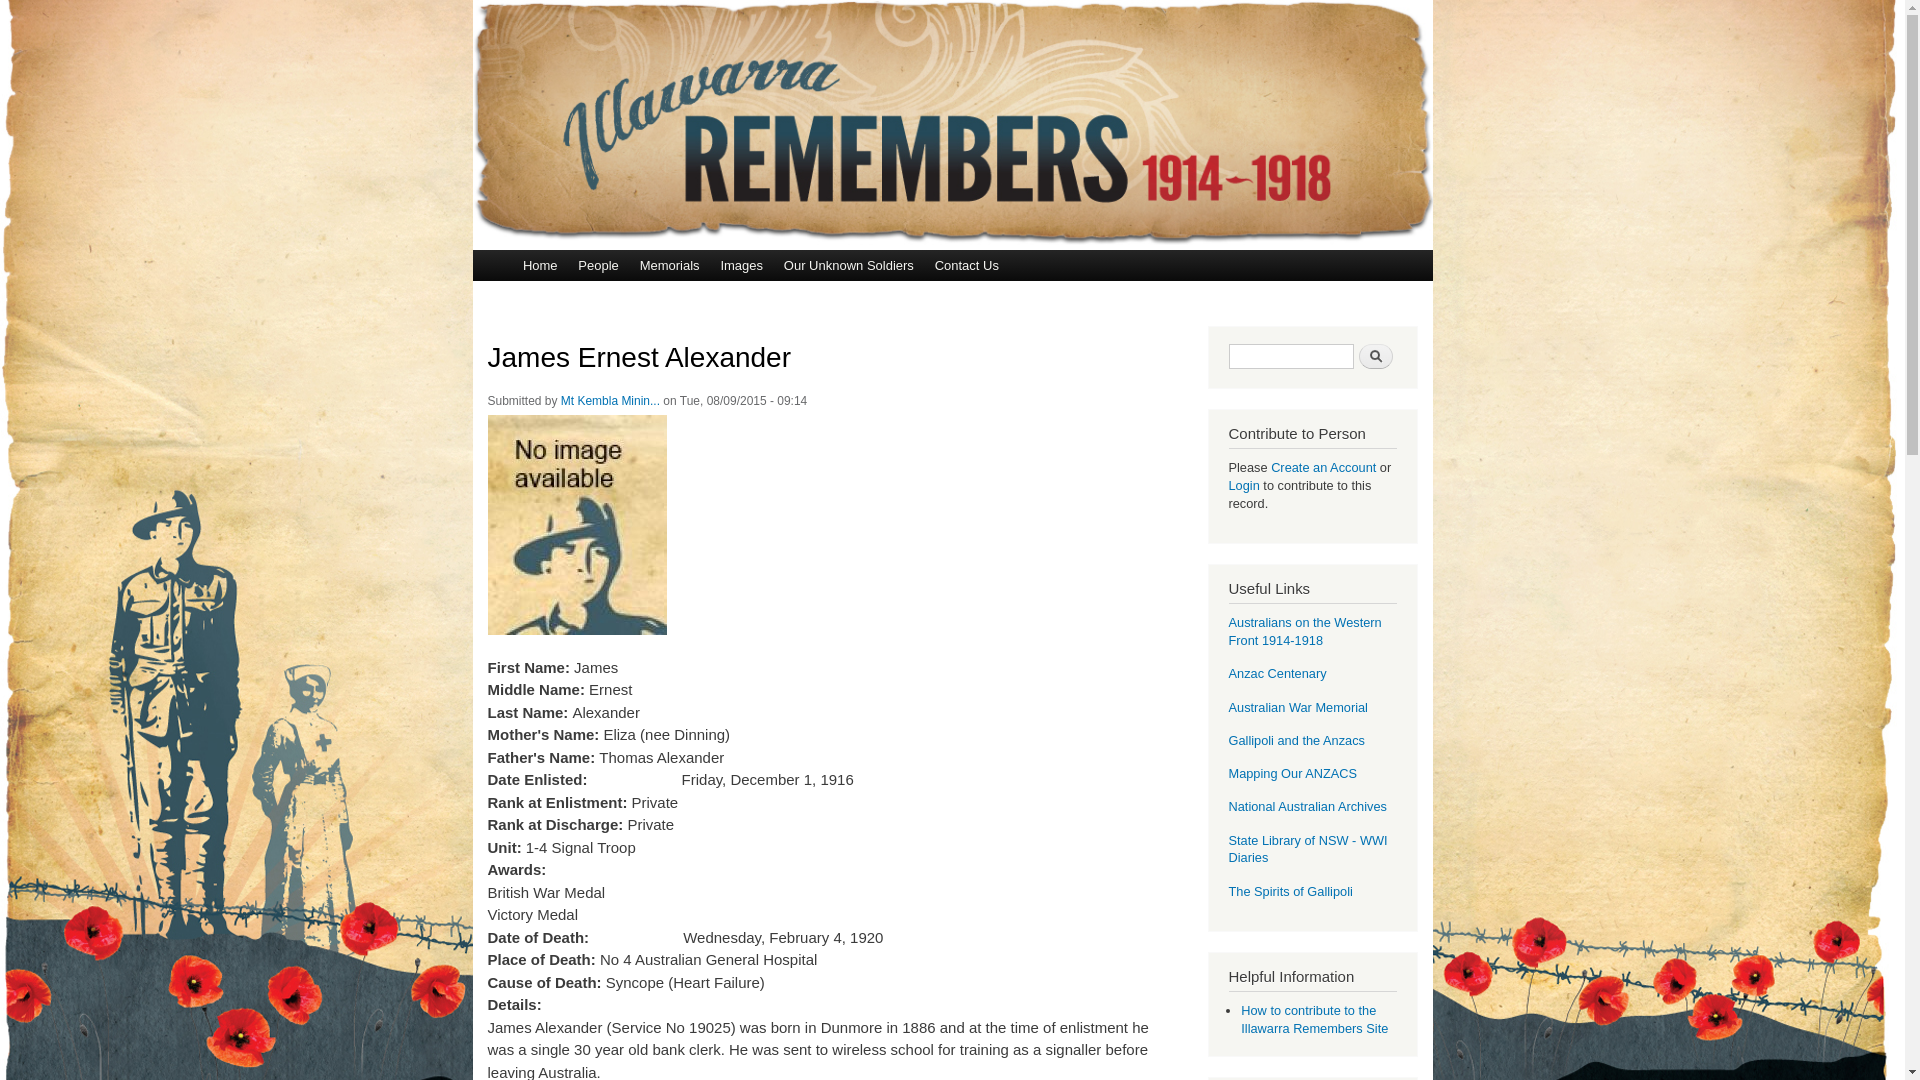 The image size is (1920, 1080). Describe the element at coordinates (1275, 673) in the screenshot. I see `'Anzac Centenary'` at that location.